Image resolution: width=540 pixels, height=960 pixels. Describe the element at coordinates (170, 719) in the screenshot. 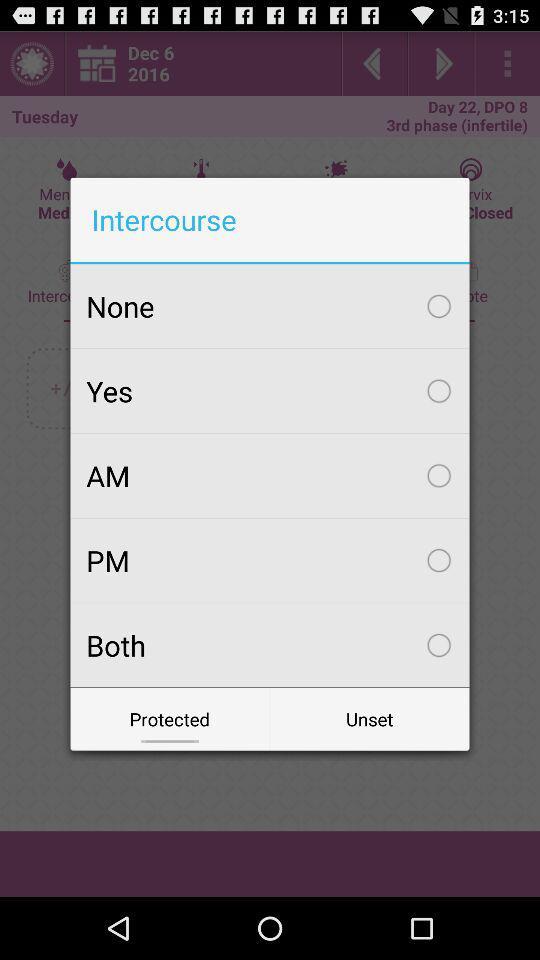

I see `protected icon` at that location.